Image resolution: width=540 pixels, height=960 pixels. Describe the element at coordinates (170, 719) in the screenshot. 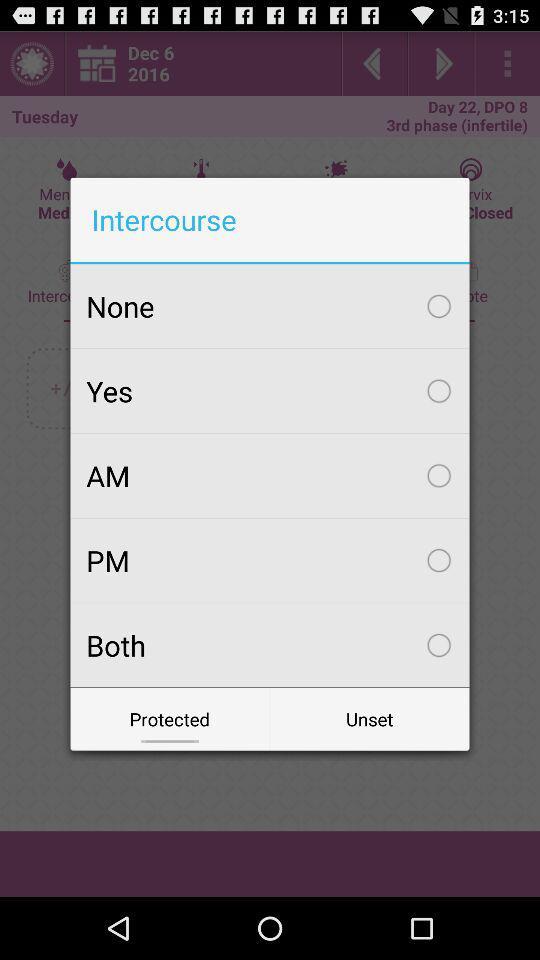

I see `protected icon` at that location.